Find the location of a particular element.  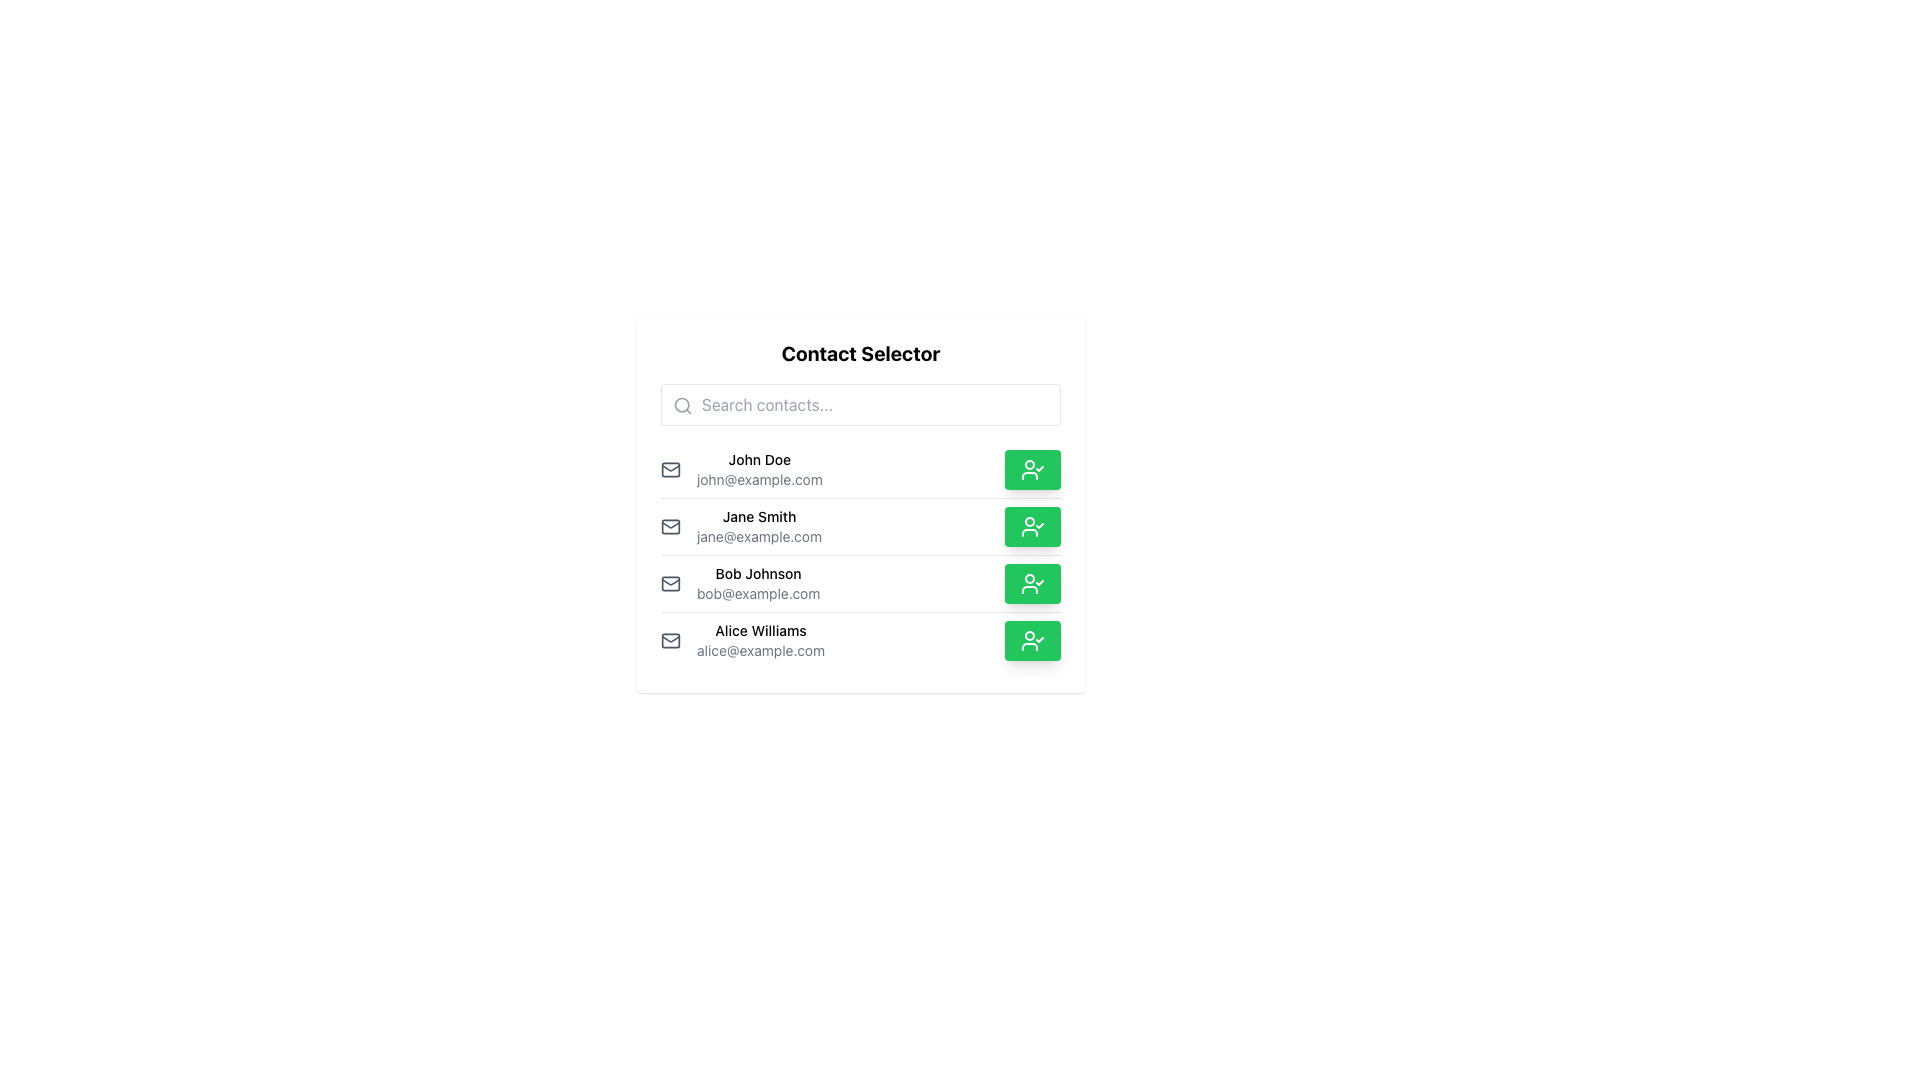

the visual representation of the email contact method icon for user 'John Doe', located to the left of their name and email in the contact list is located at coordinates (671, 470).